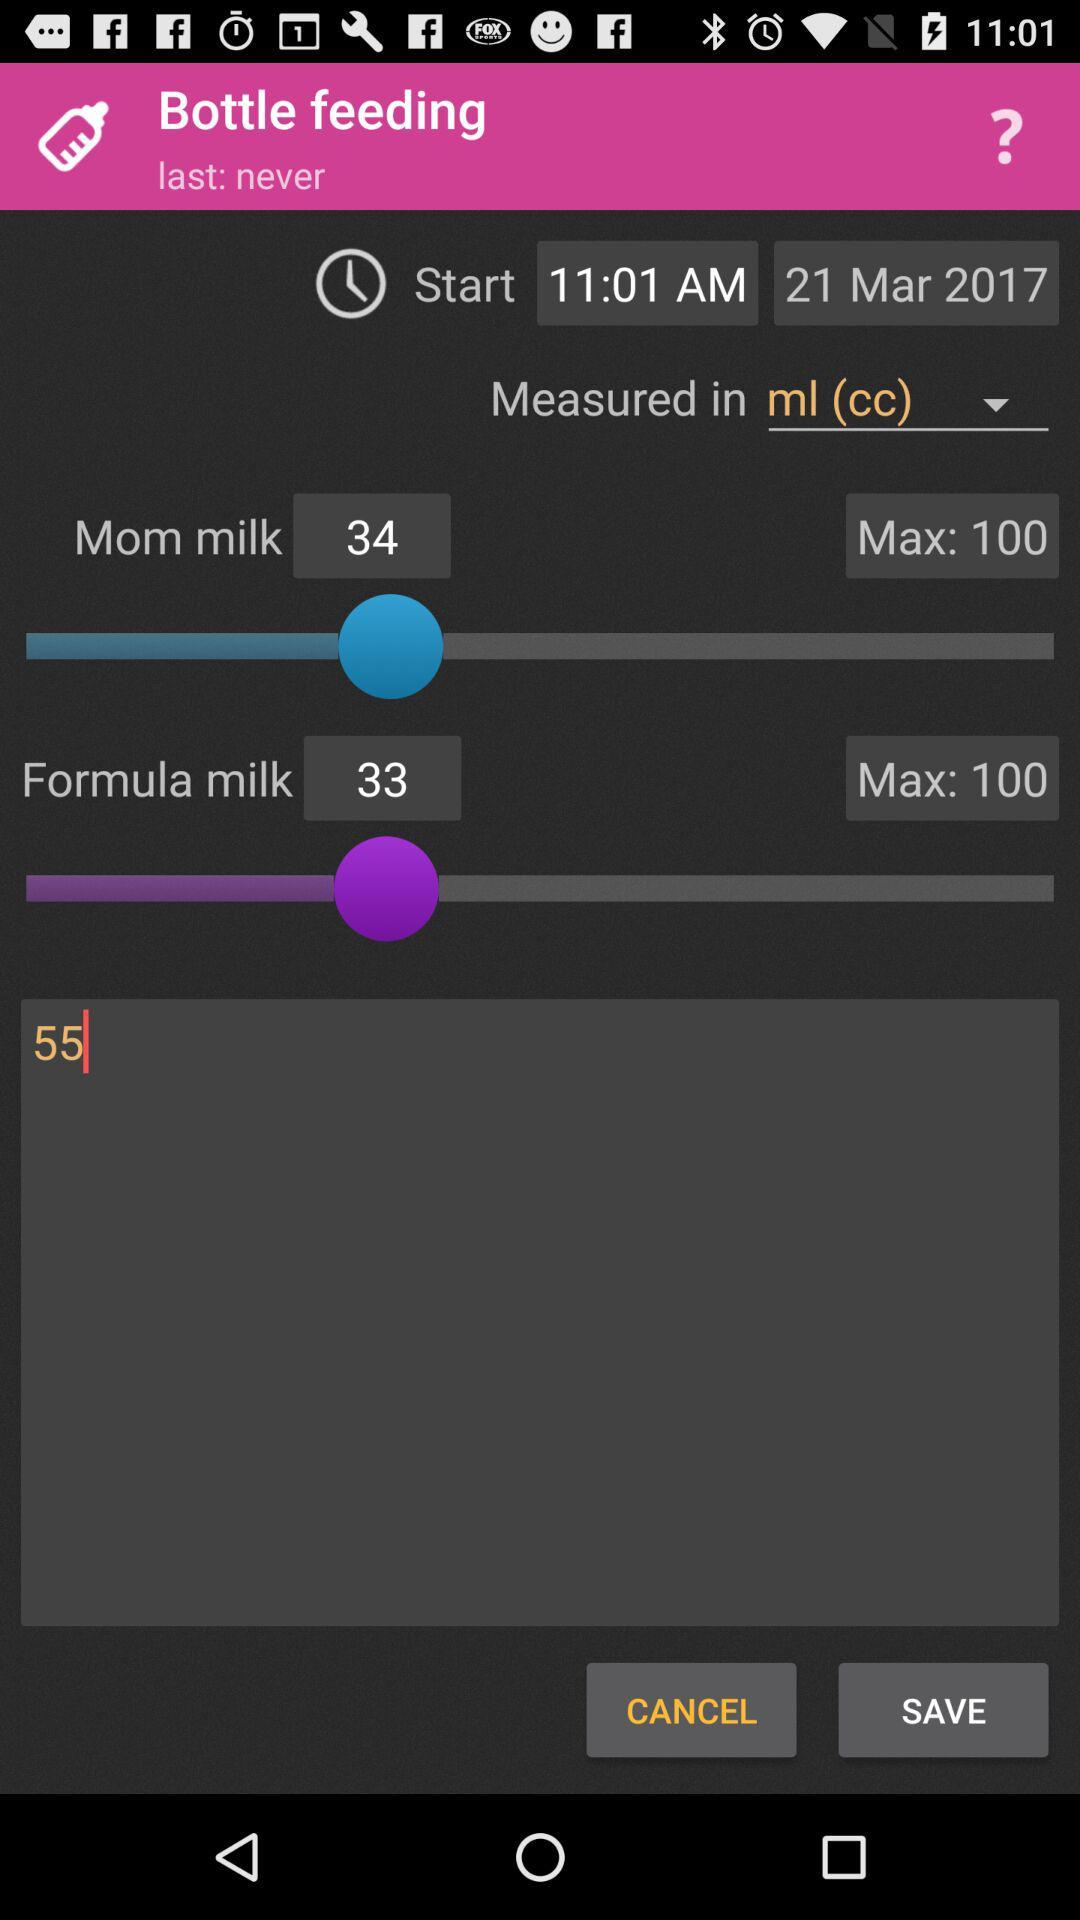  What do you see at coordinates (1006, 145) in the screenshot?
I see `the help icon` at bounding box center [1006, 145].